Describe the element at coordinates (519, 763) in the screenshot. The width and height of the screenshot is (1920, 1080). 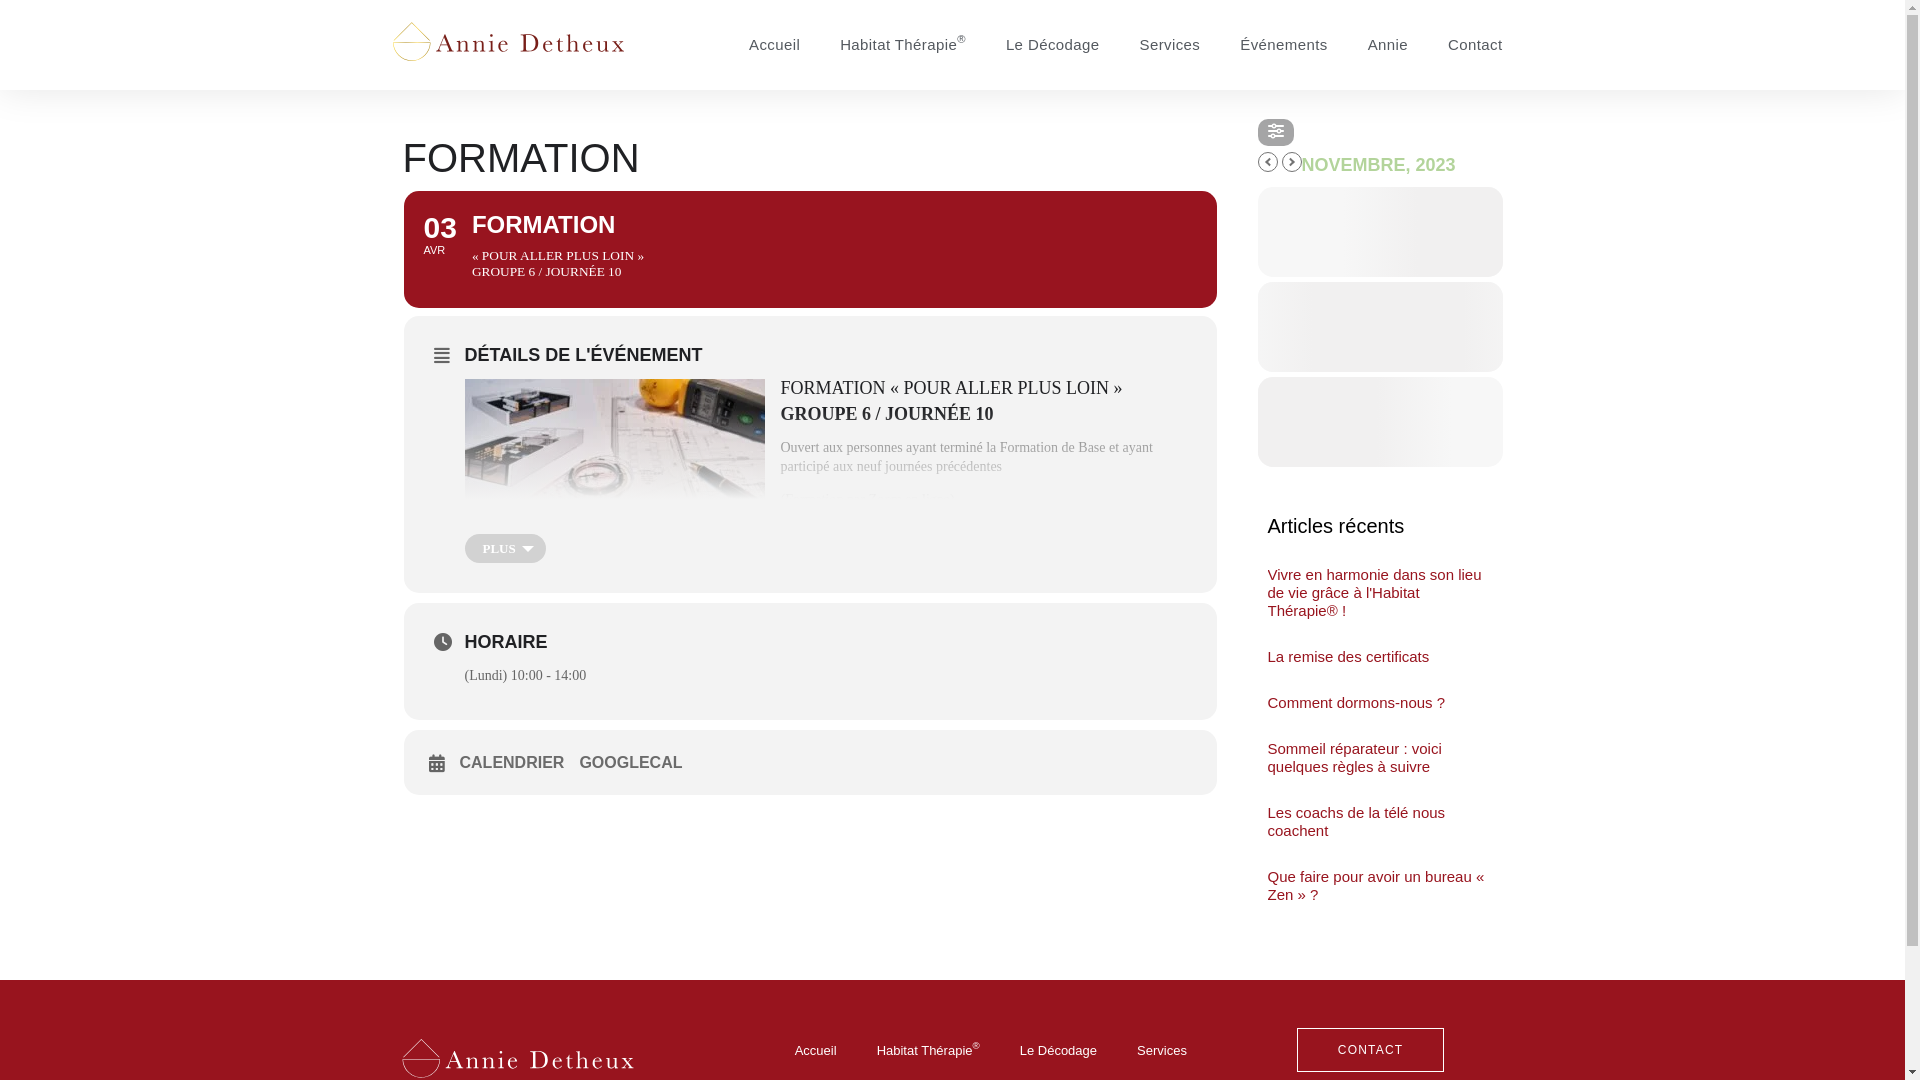
I see `'CALENDRIER'` at that location.